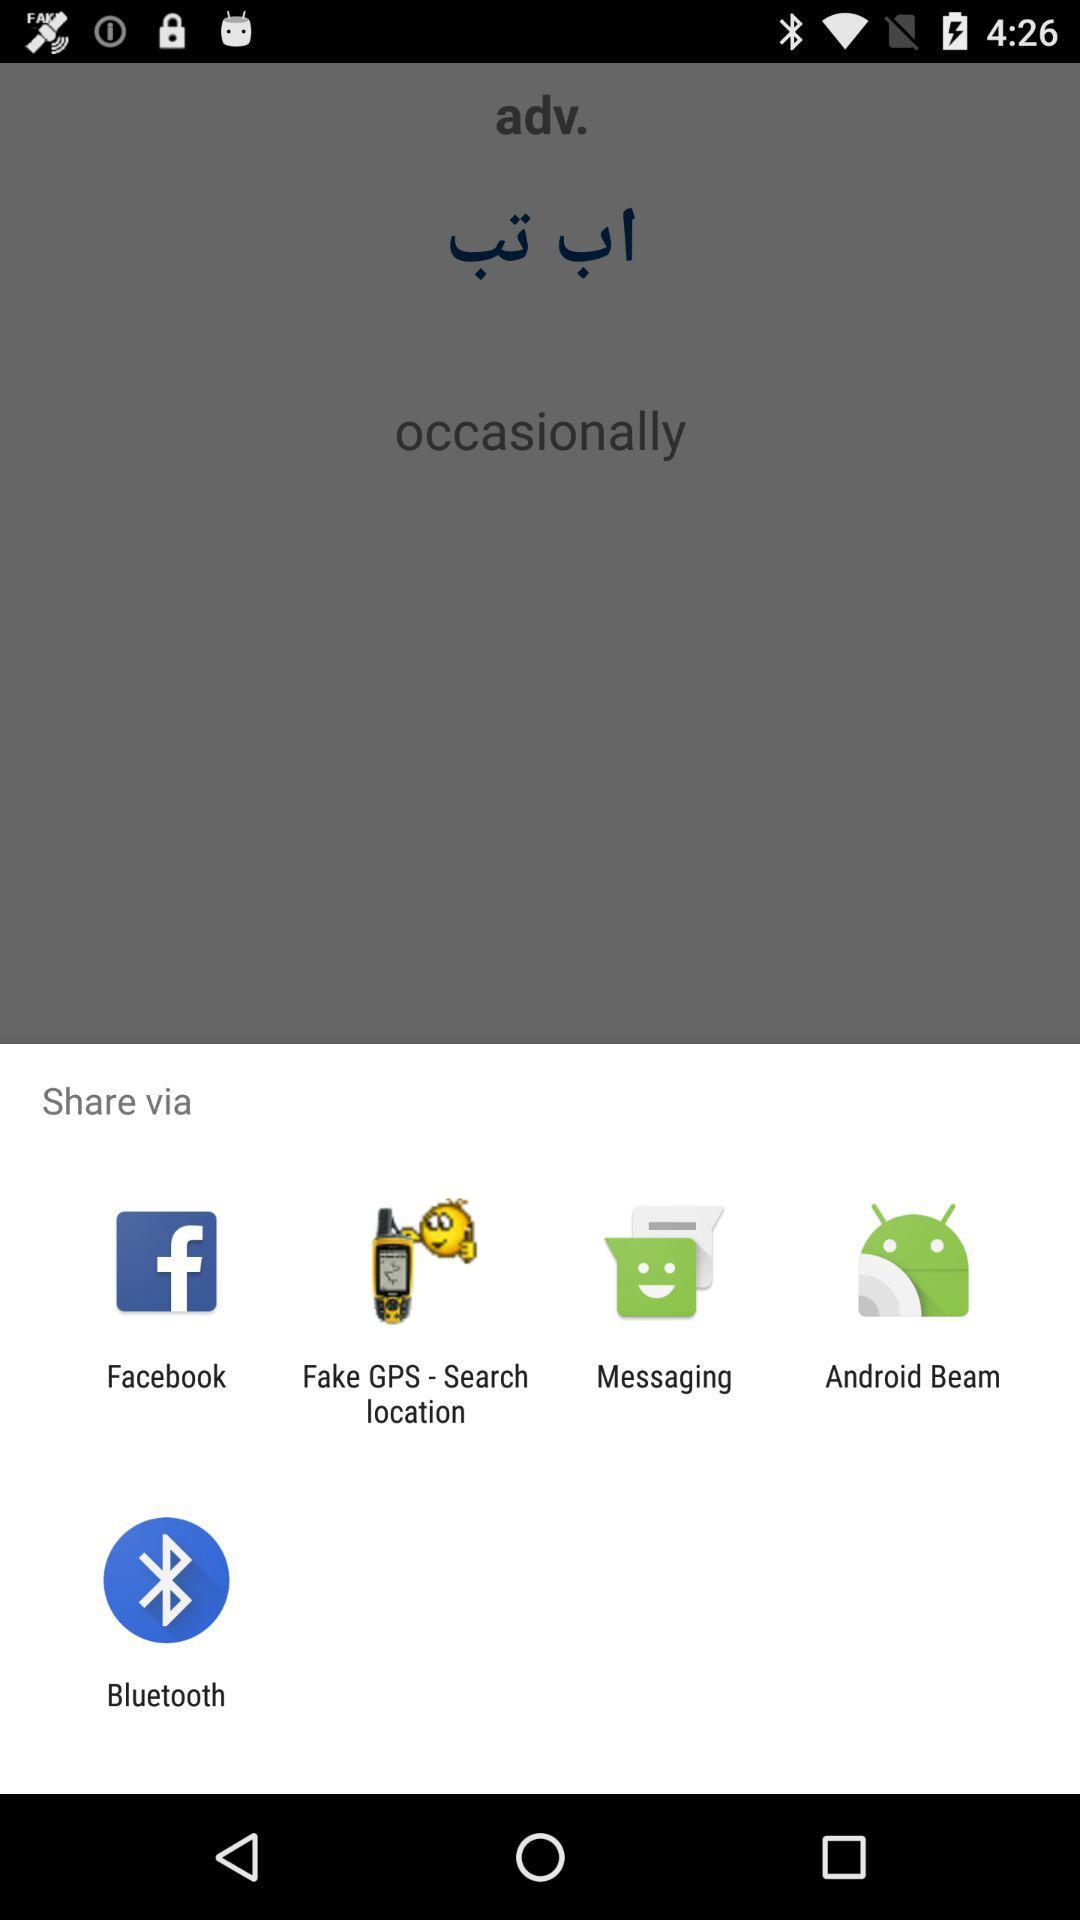 The width and height of the screenshot is (1080, 1920). I want to click on the bluetooth, so click(165, 1711).